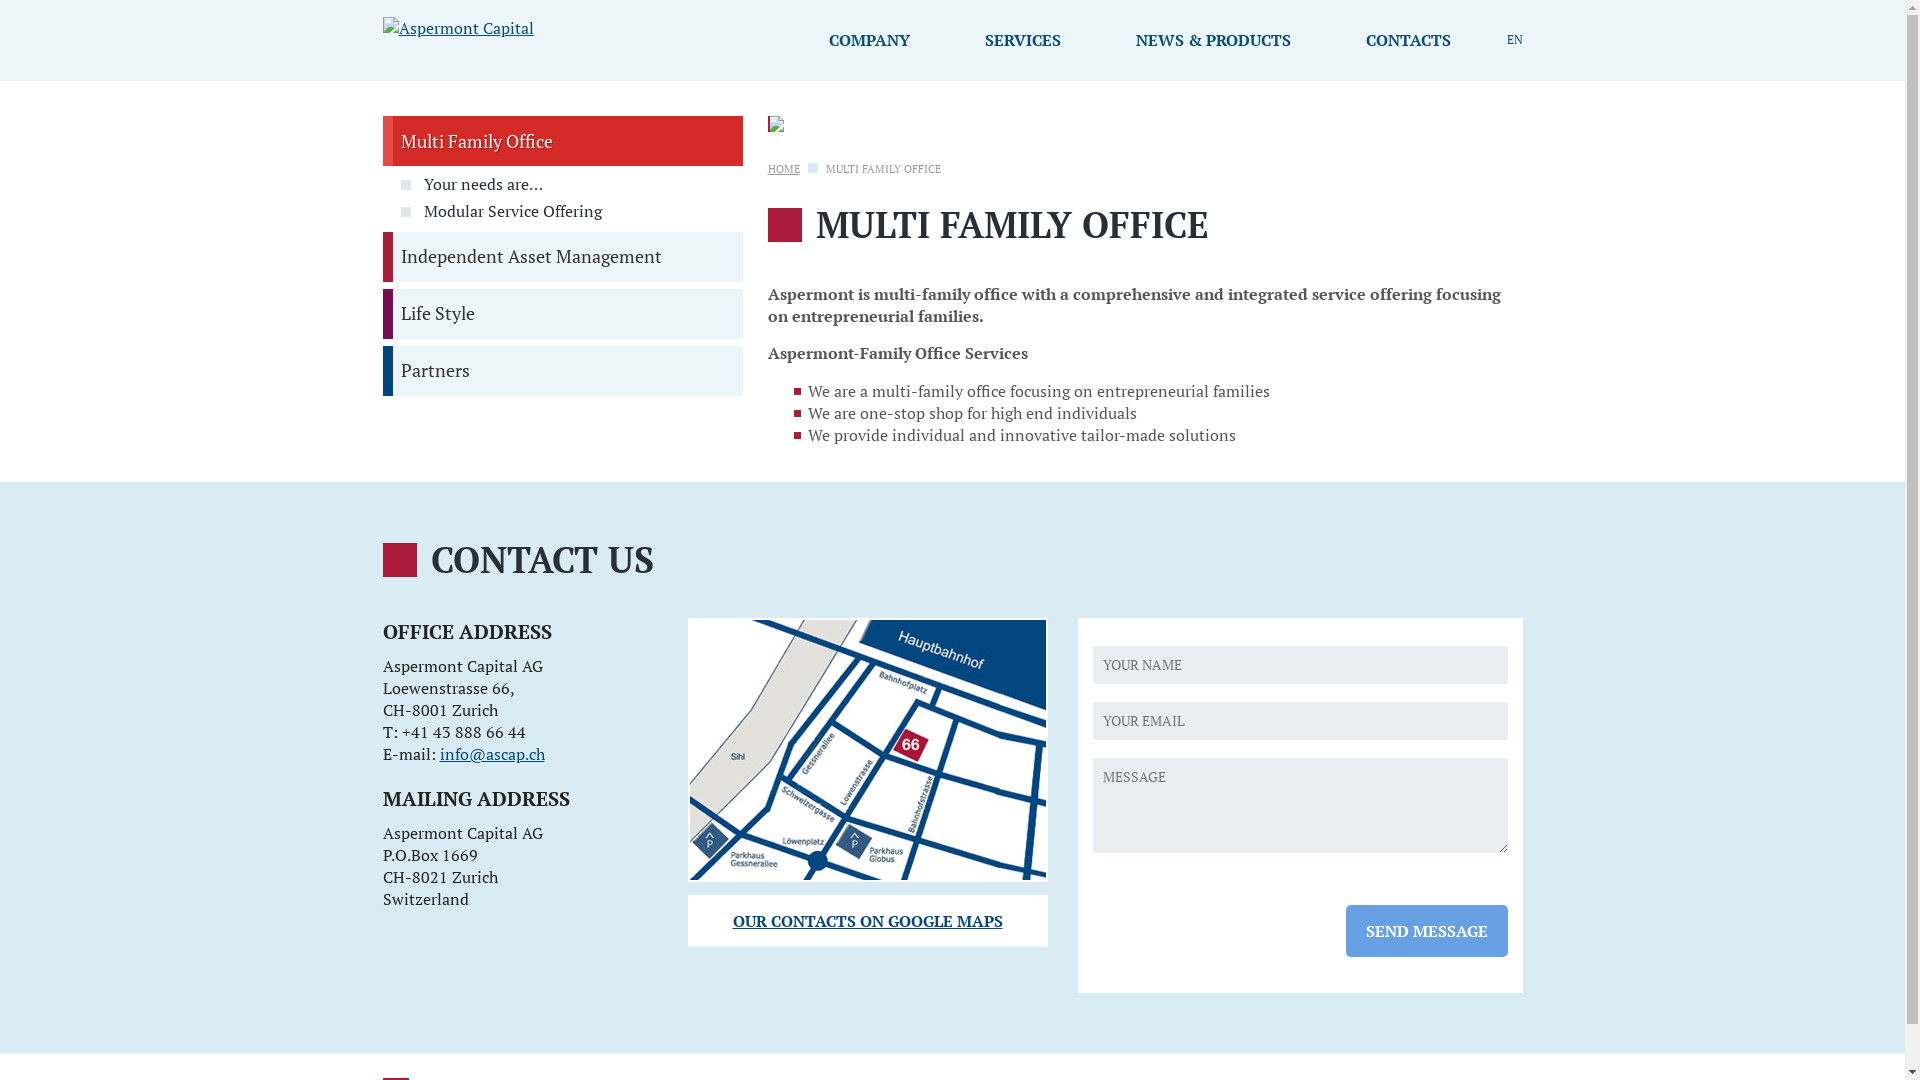 The width and height of the screenshot is (1920, 1080). I want to click on 'Multi Family Office', so click(560, 140).